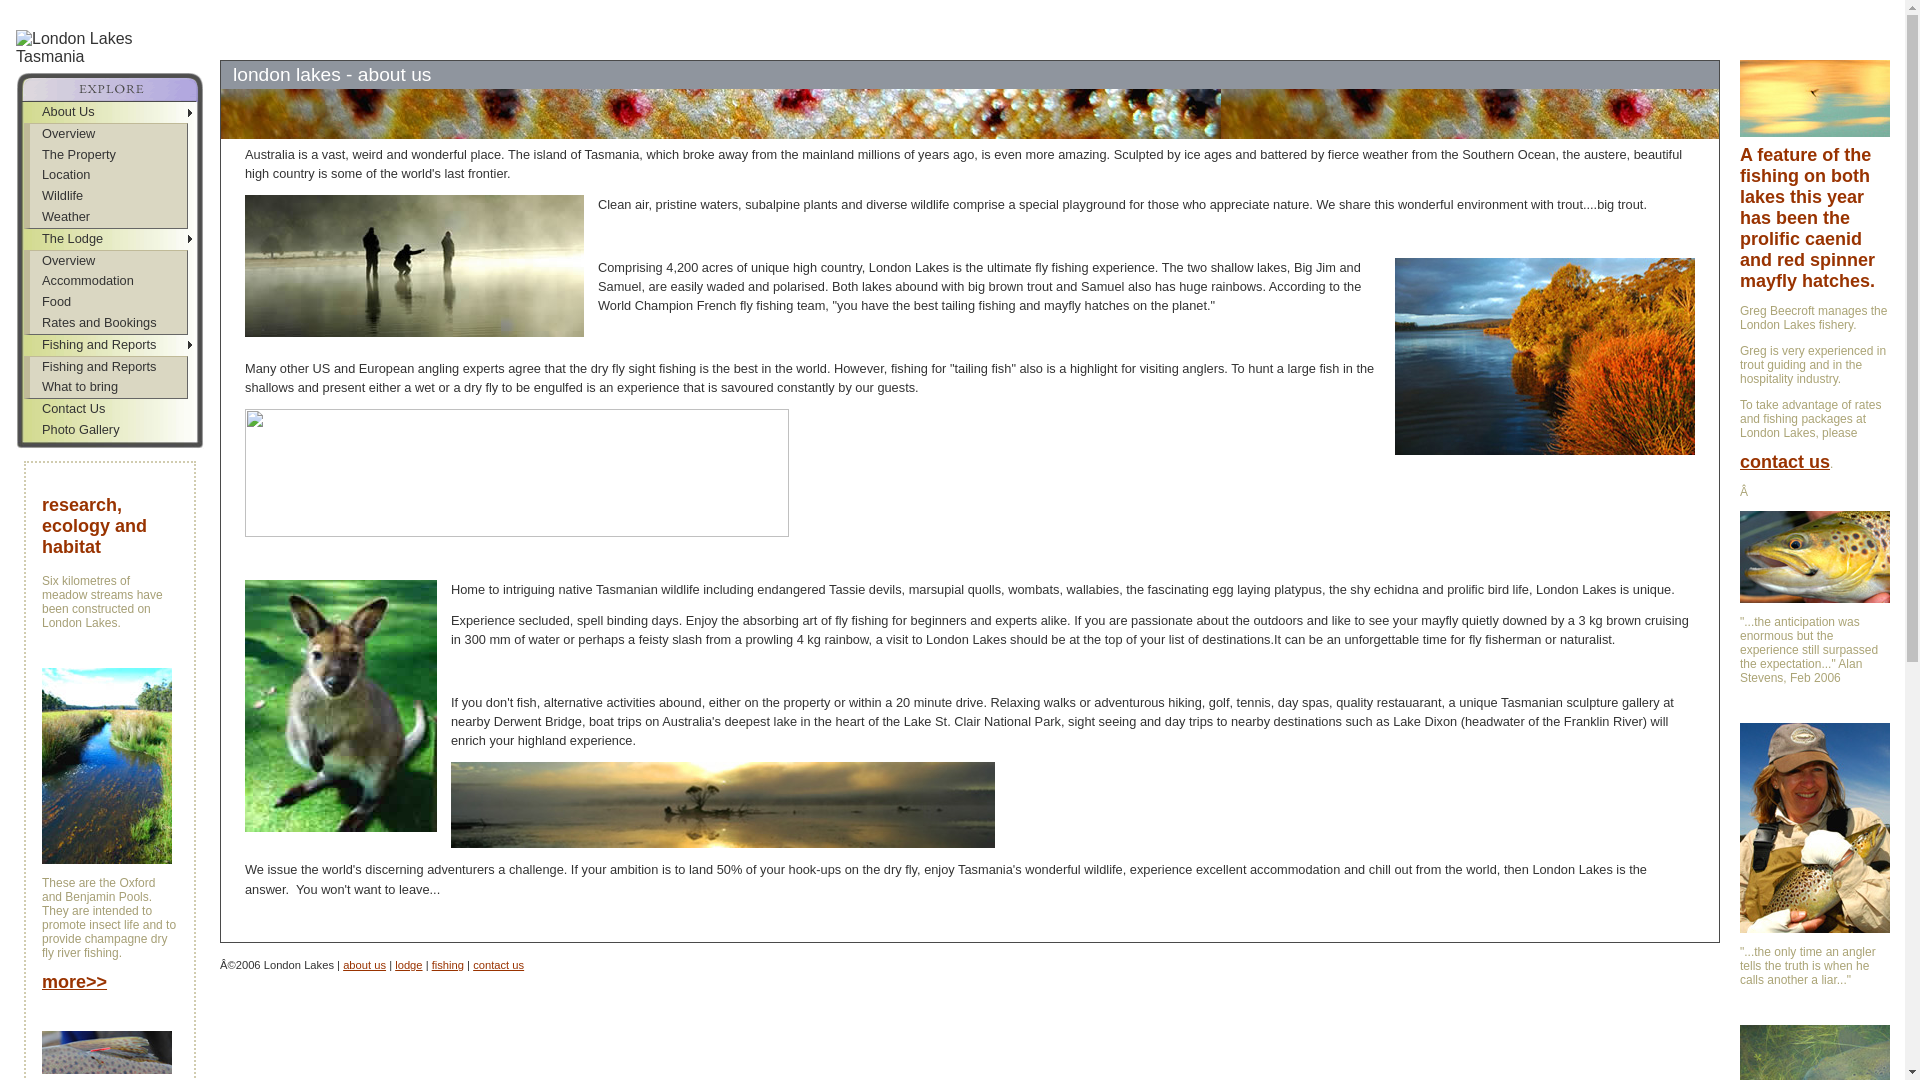 The image size is (1920, 1080). What do you see at coordinates (109, 344) in the screenshot?
I see `'Fishing and Reports'` at bounding box center [109, 344].